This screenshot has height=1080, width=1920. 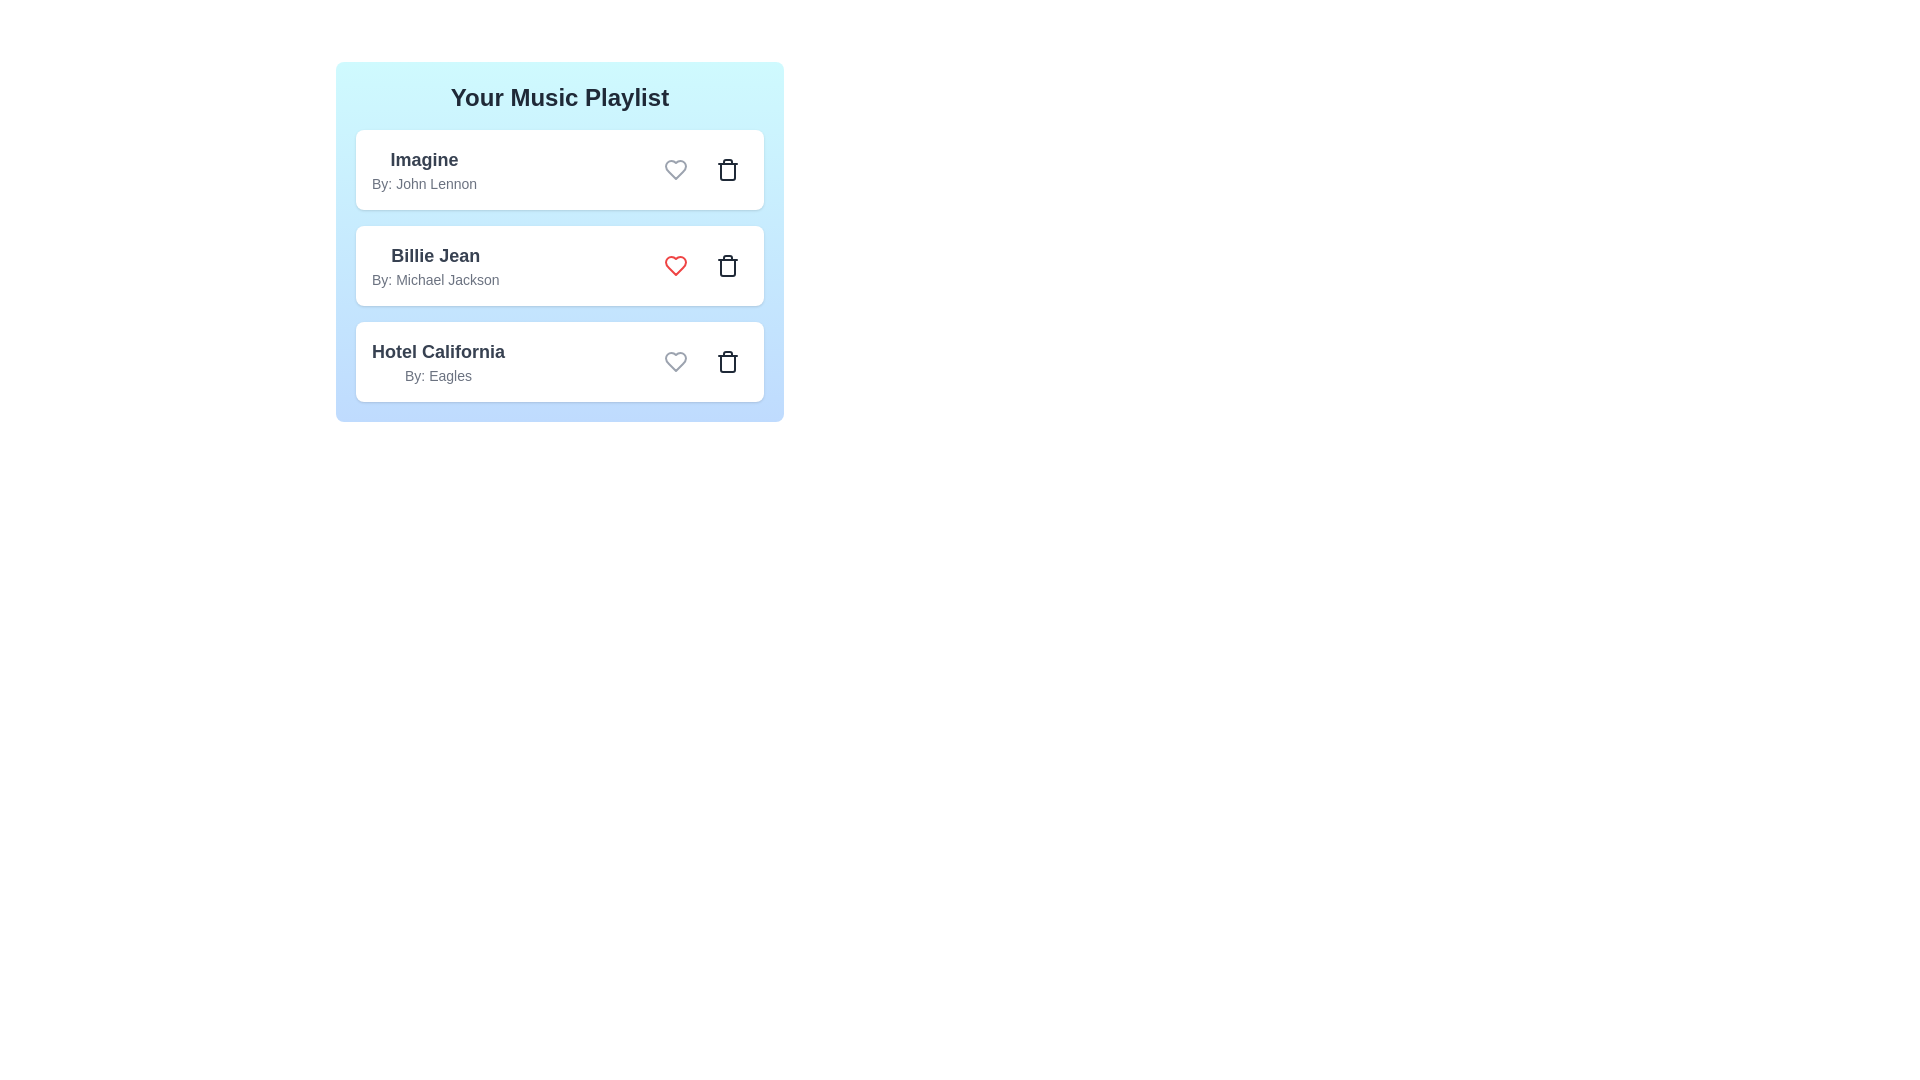 I want to click on the song with title Billie Jean from the playlist by clicking its trash icon, so click(x=727, y=265).